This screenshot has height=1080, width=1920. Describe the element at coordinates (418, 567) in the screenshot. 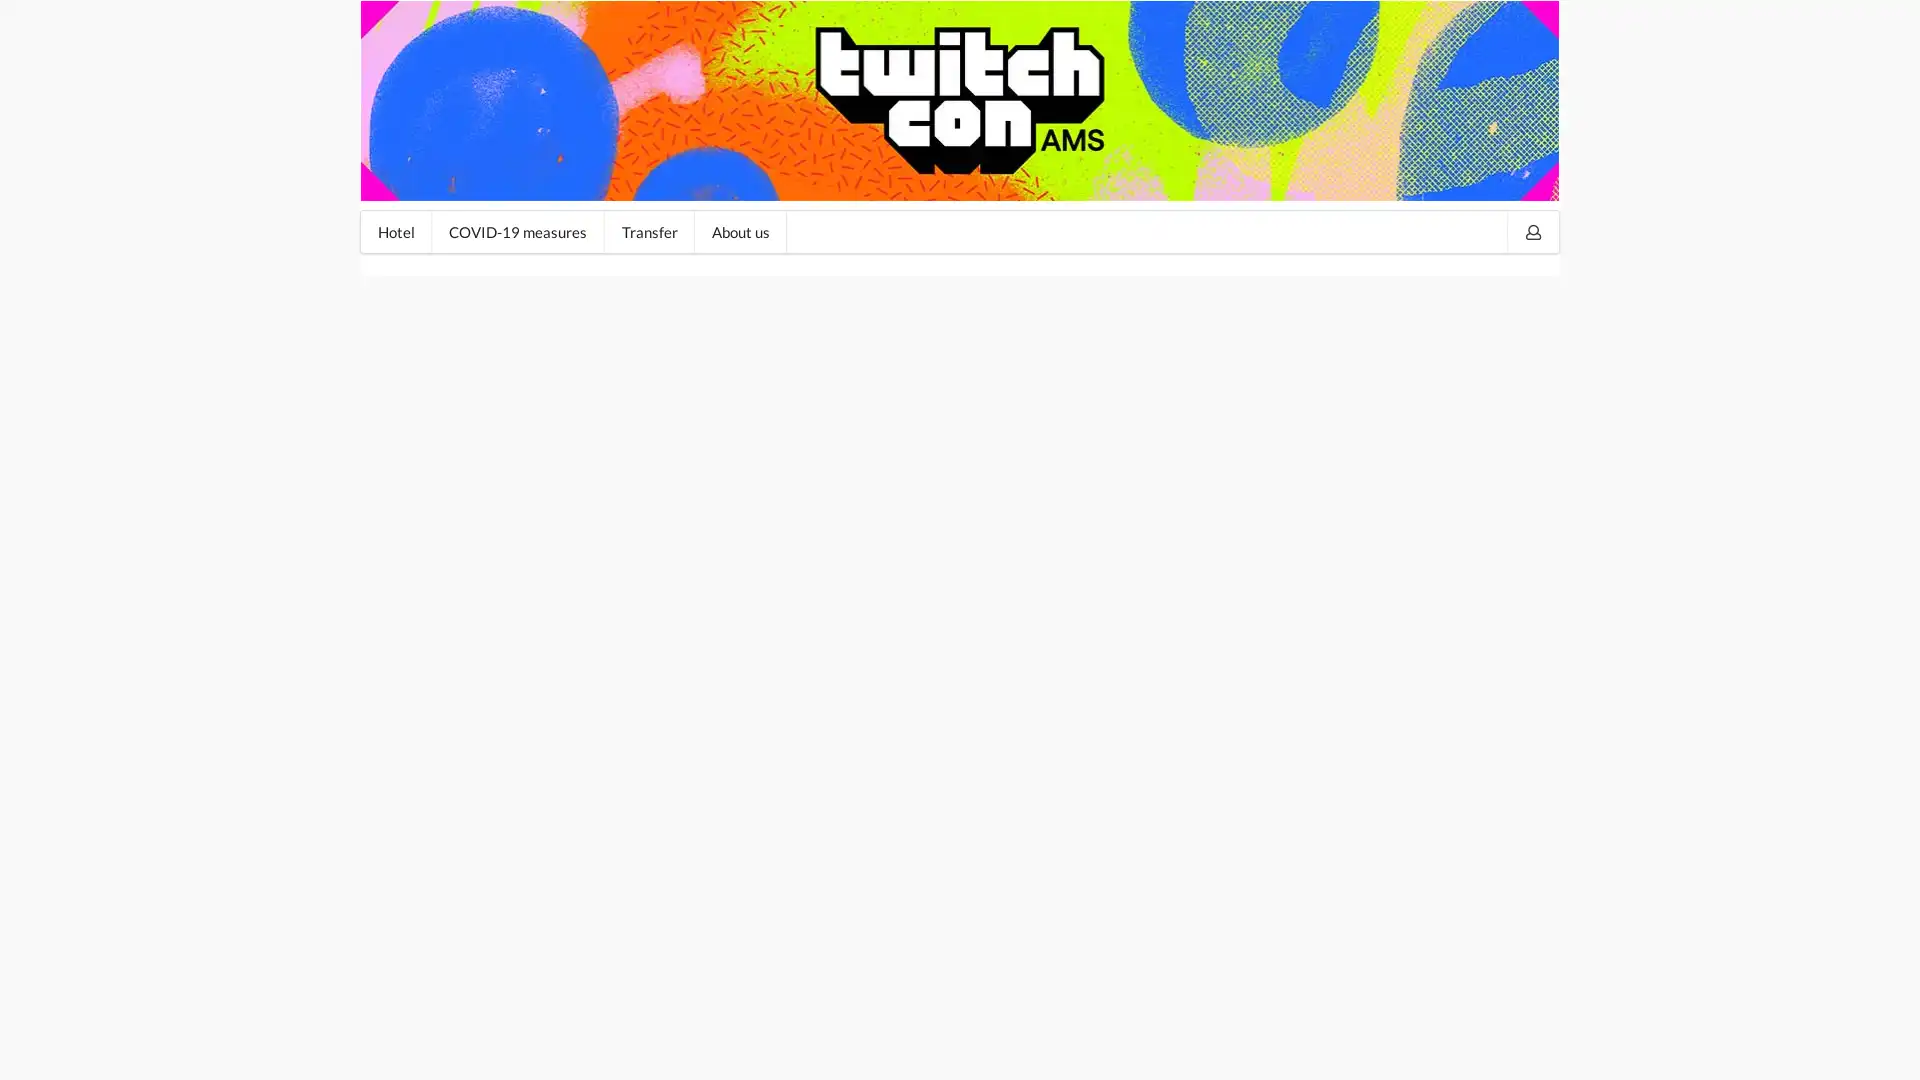

I see `Continue` at that location.